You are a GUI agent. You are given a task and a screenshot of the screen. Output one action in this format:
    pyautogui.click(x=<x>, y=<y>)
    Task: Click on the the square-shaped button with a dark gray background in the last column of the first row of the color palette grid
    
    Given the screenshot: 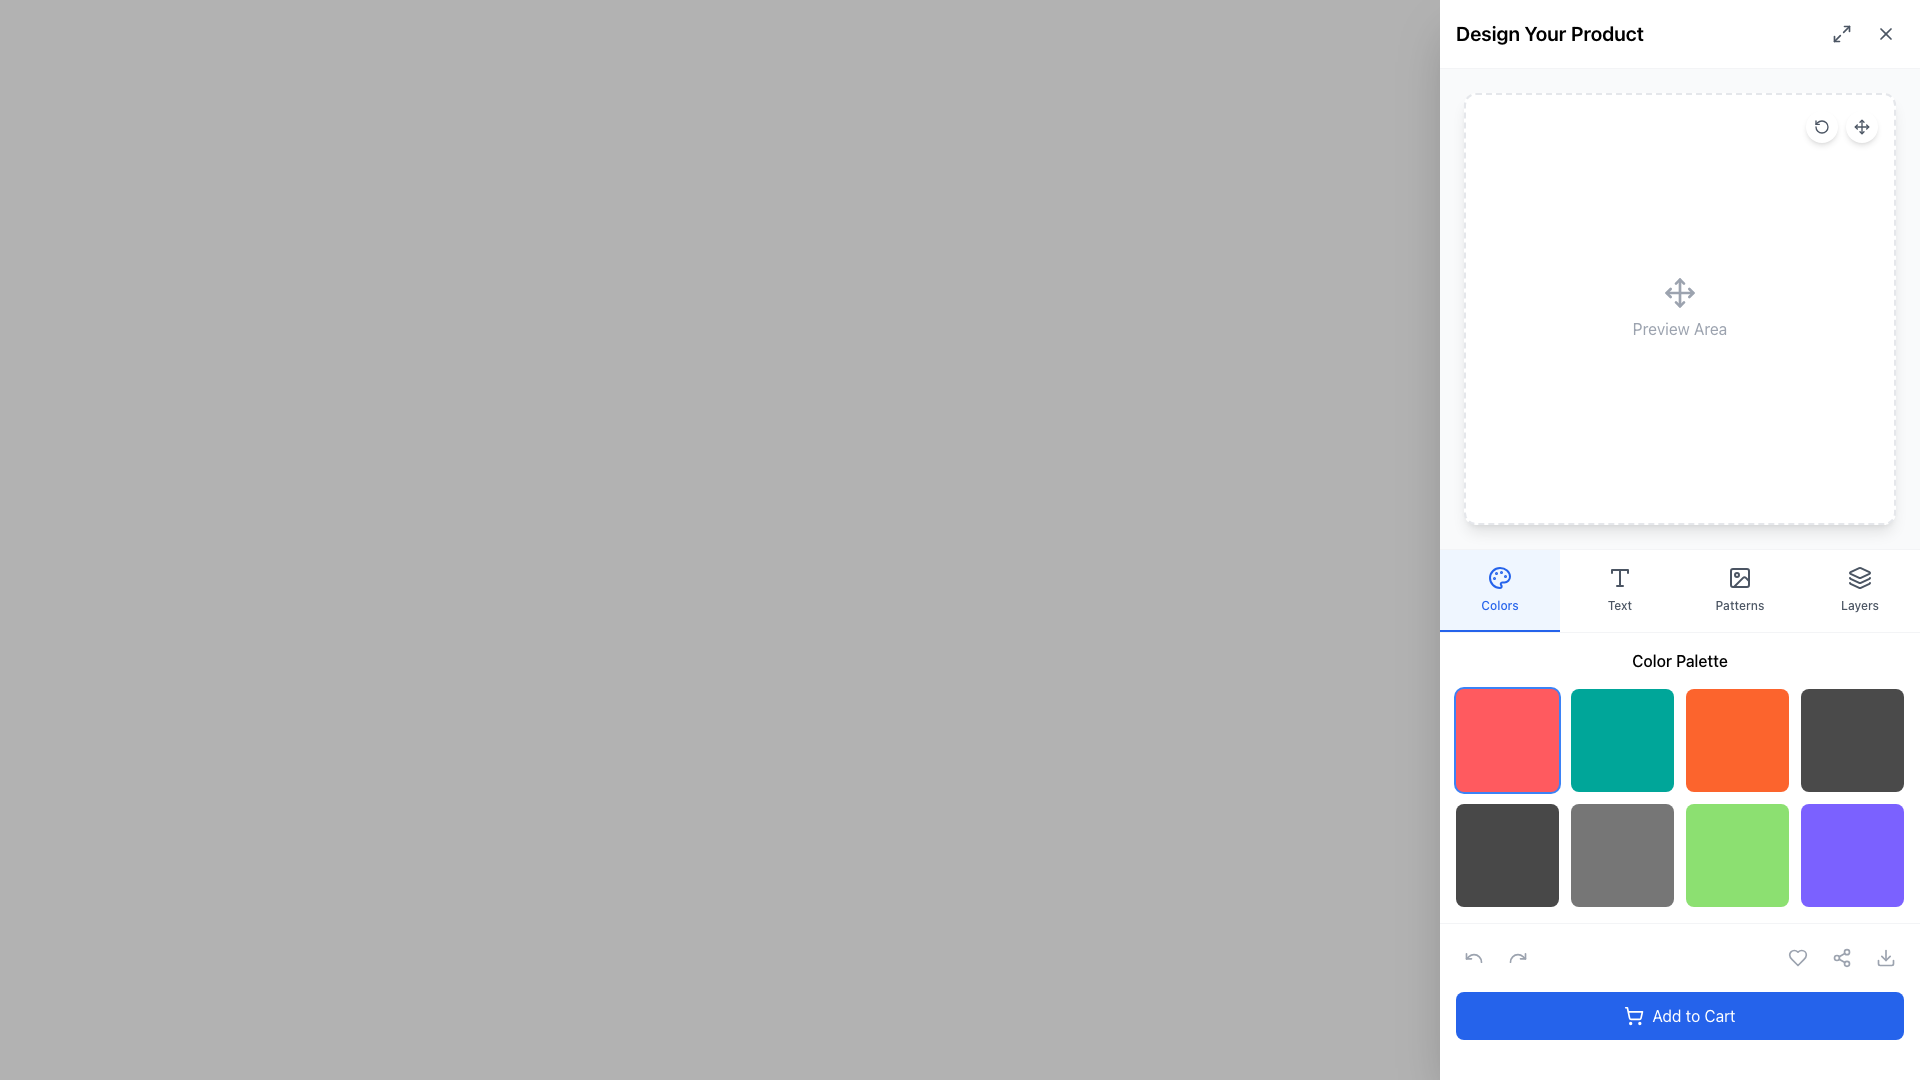 What is the action you would take?
    pyautogui.click(x=1851, y=740)
    